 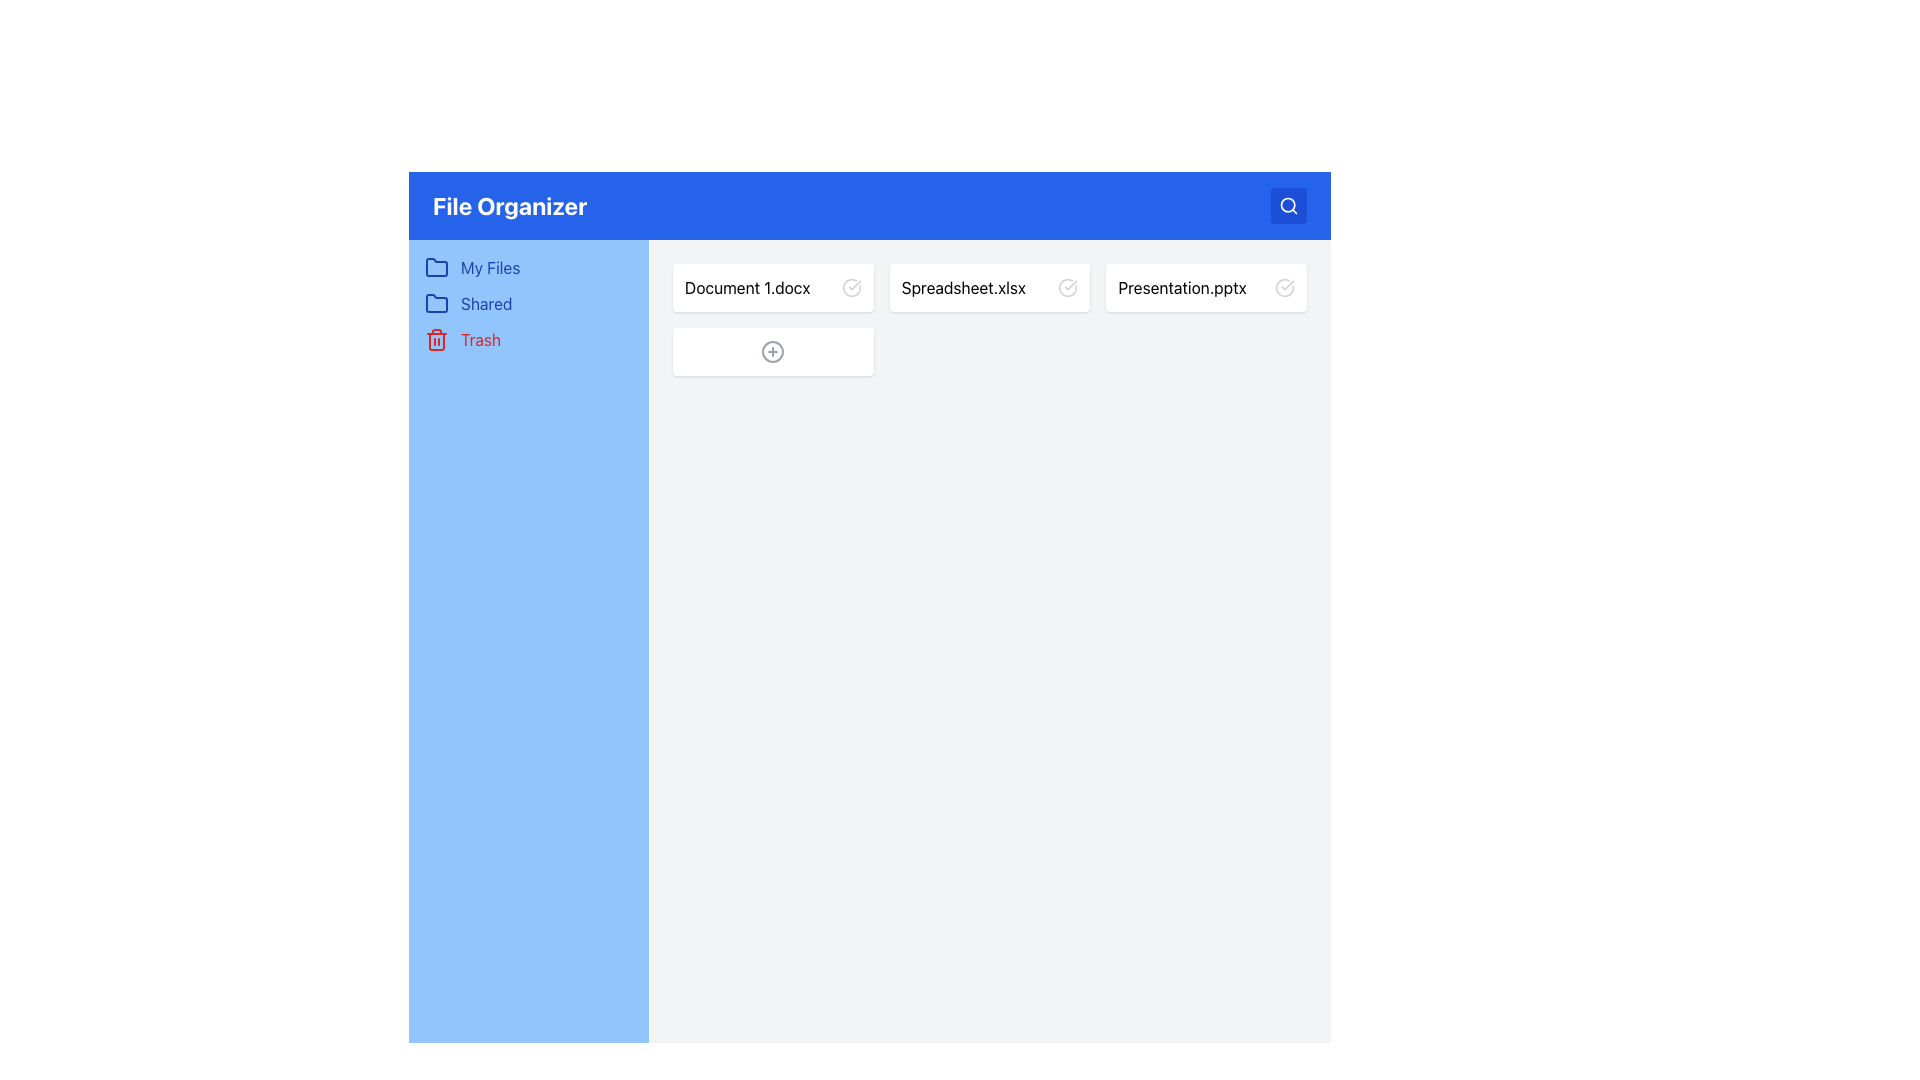 What do you see at coordinates (481, 338) in the screenshot?
I see `the 'Trash' text label, which is displayed in red next to the trashcan icon in the left-side navigation menu` at bounding box center [481, 338].